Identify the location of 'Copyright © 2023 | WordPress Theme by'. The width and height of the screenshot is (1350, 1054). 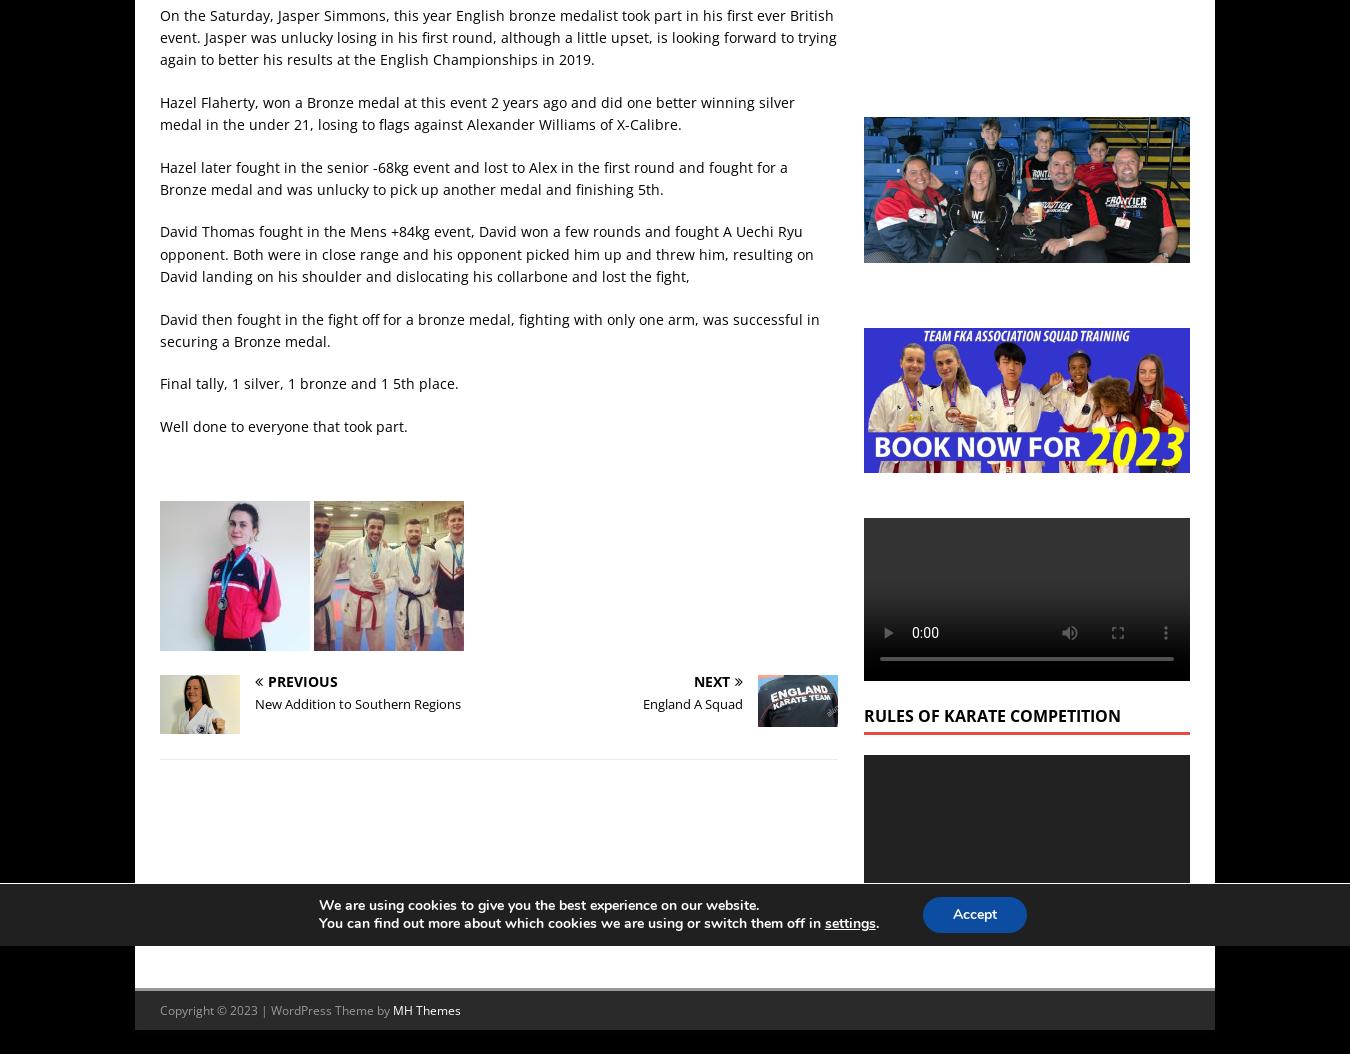
(275, 1009).